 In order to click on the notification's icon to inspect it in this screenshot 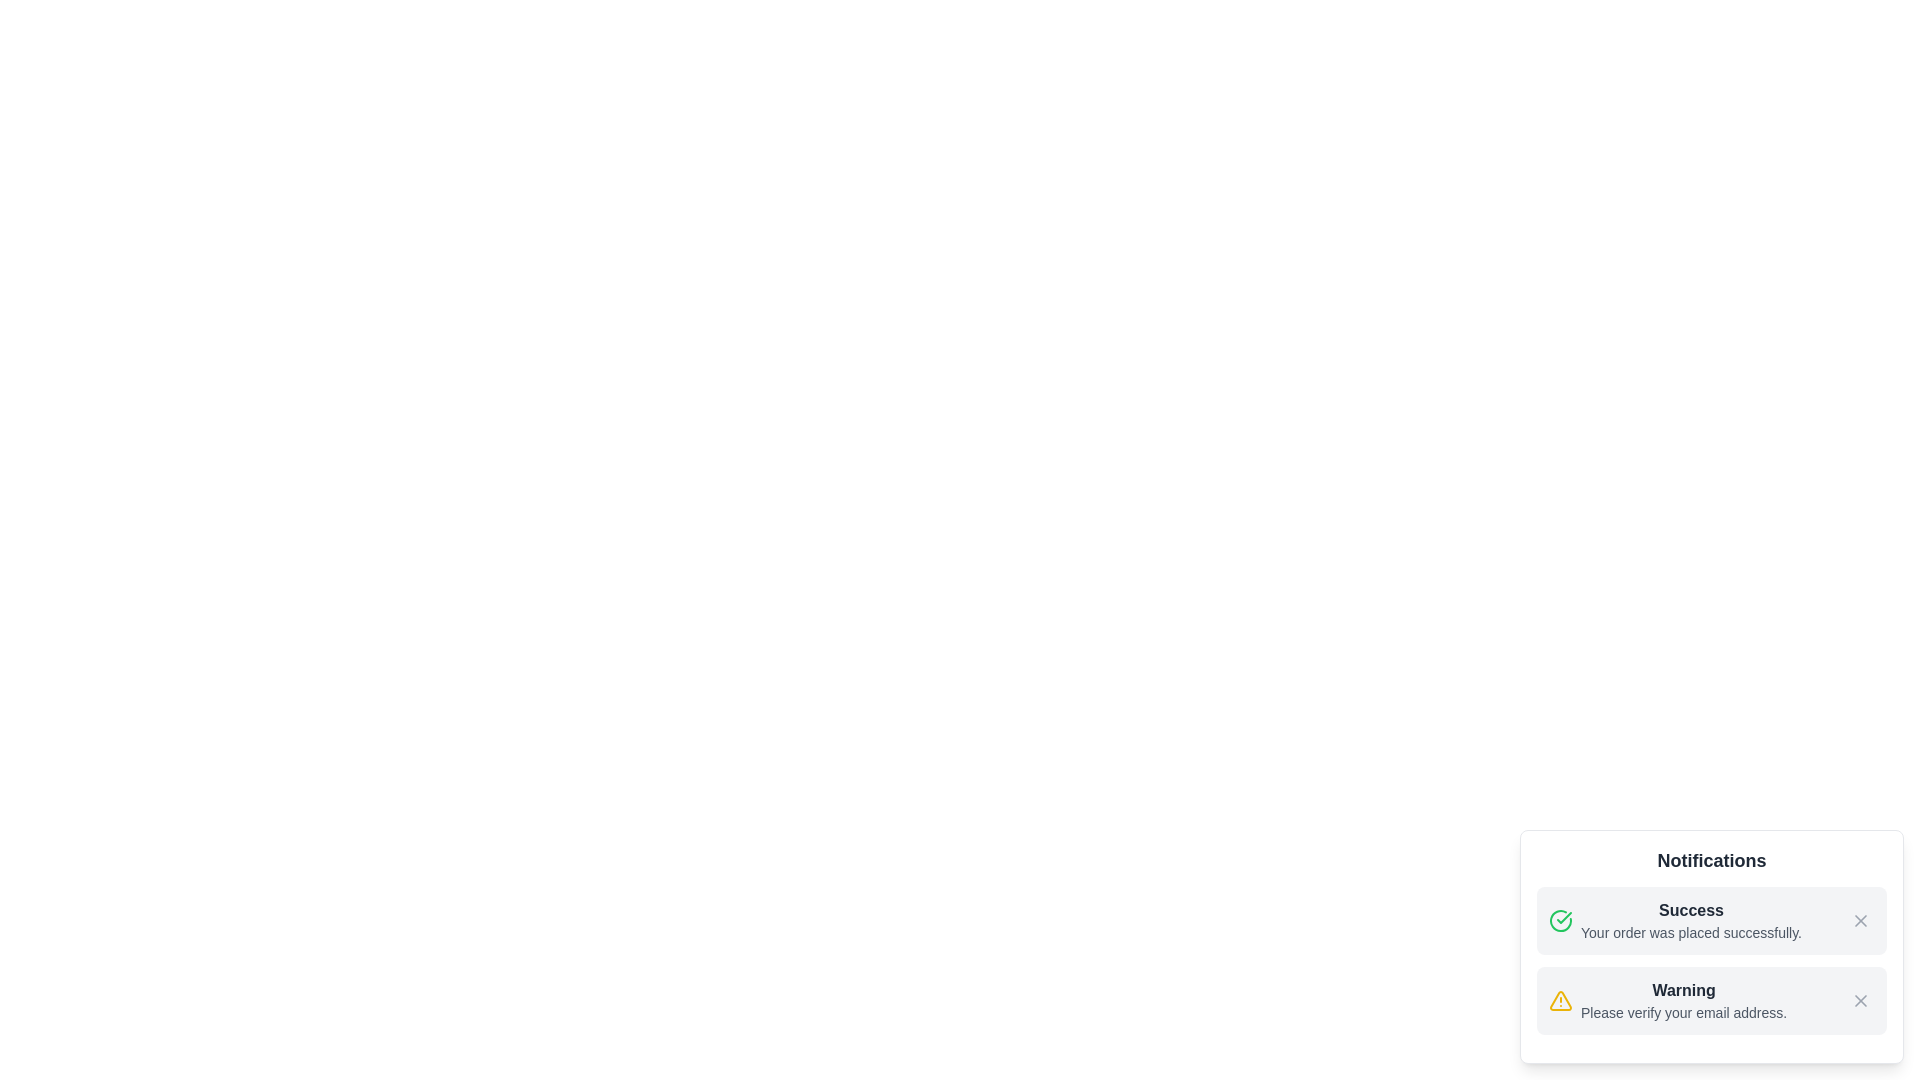, I will do `click(1559, 921)`.